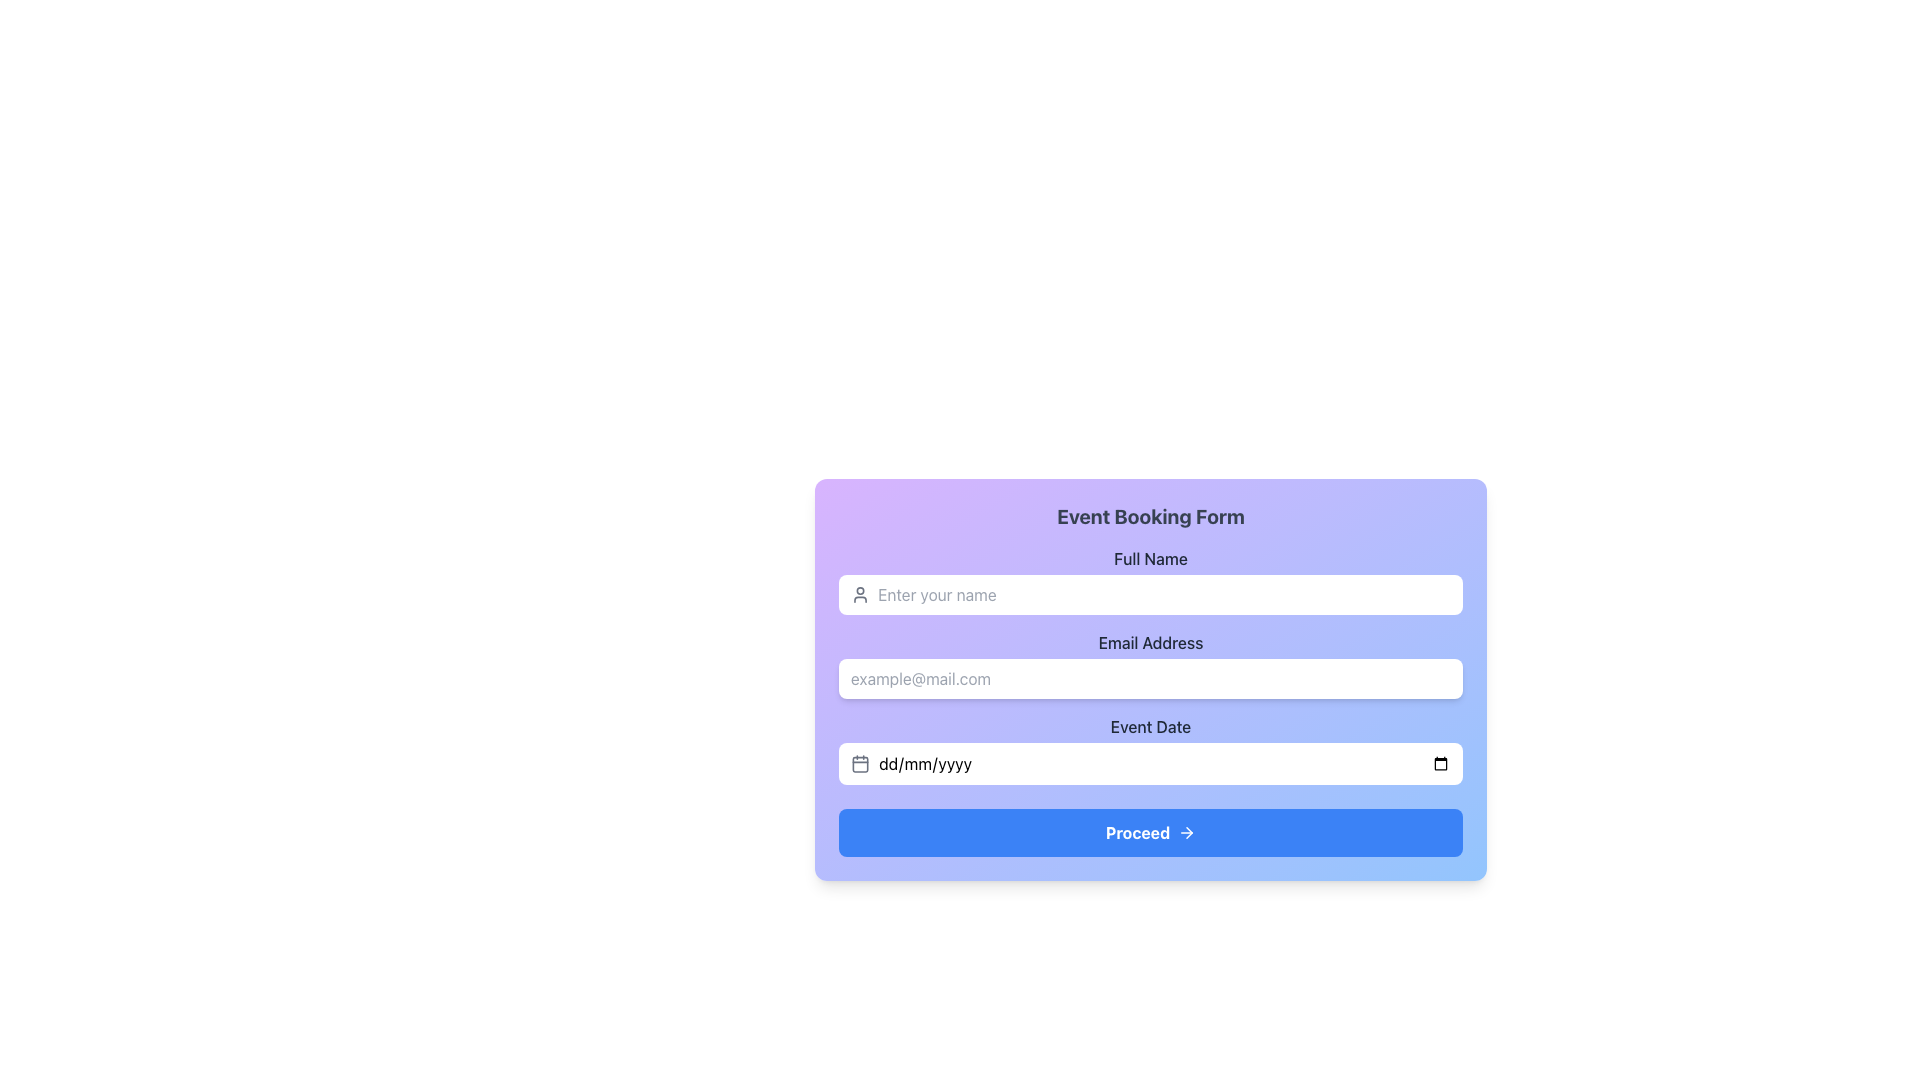 The width and height of the screenshot is (1920, 1080). Describe the element at coordinates (860, 763) in the screenshot. I see `the calendar icon located in the 'Event Booking Form' within the 'Event Date' input section to invoke the date picker` at that location.